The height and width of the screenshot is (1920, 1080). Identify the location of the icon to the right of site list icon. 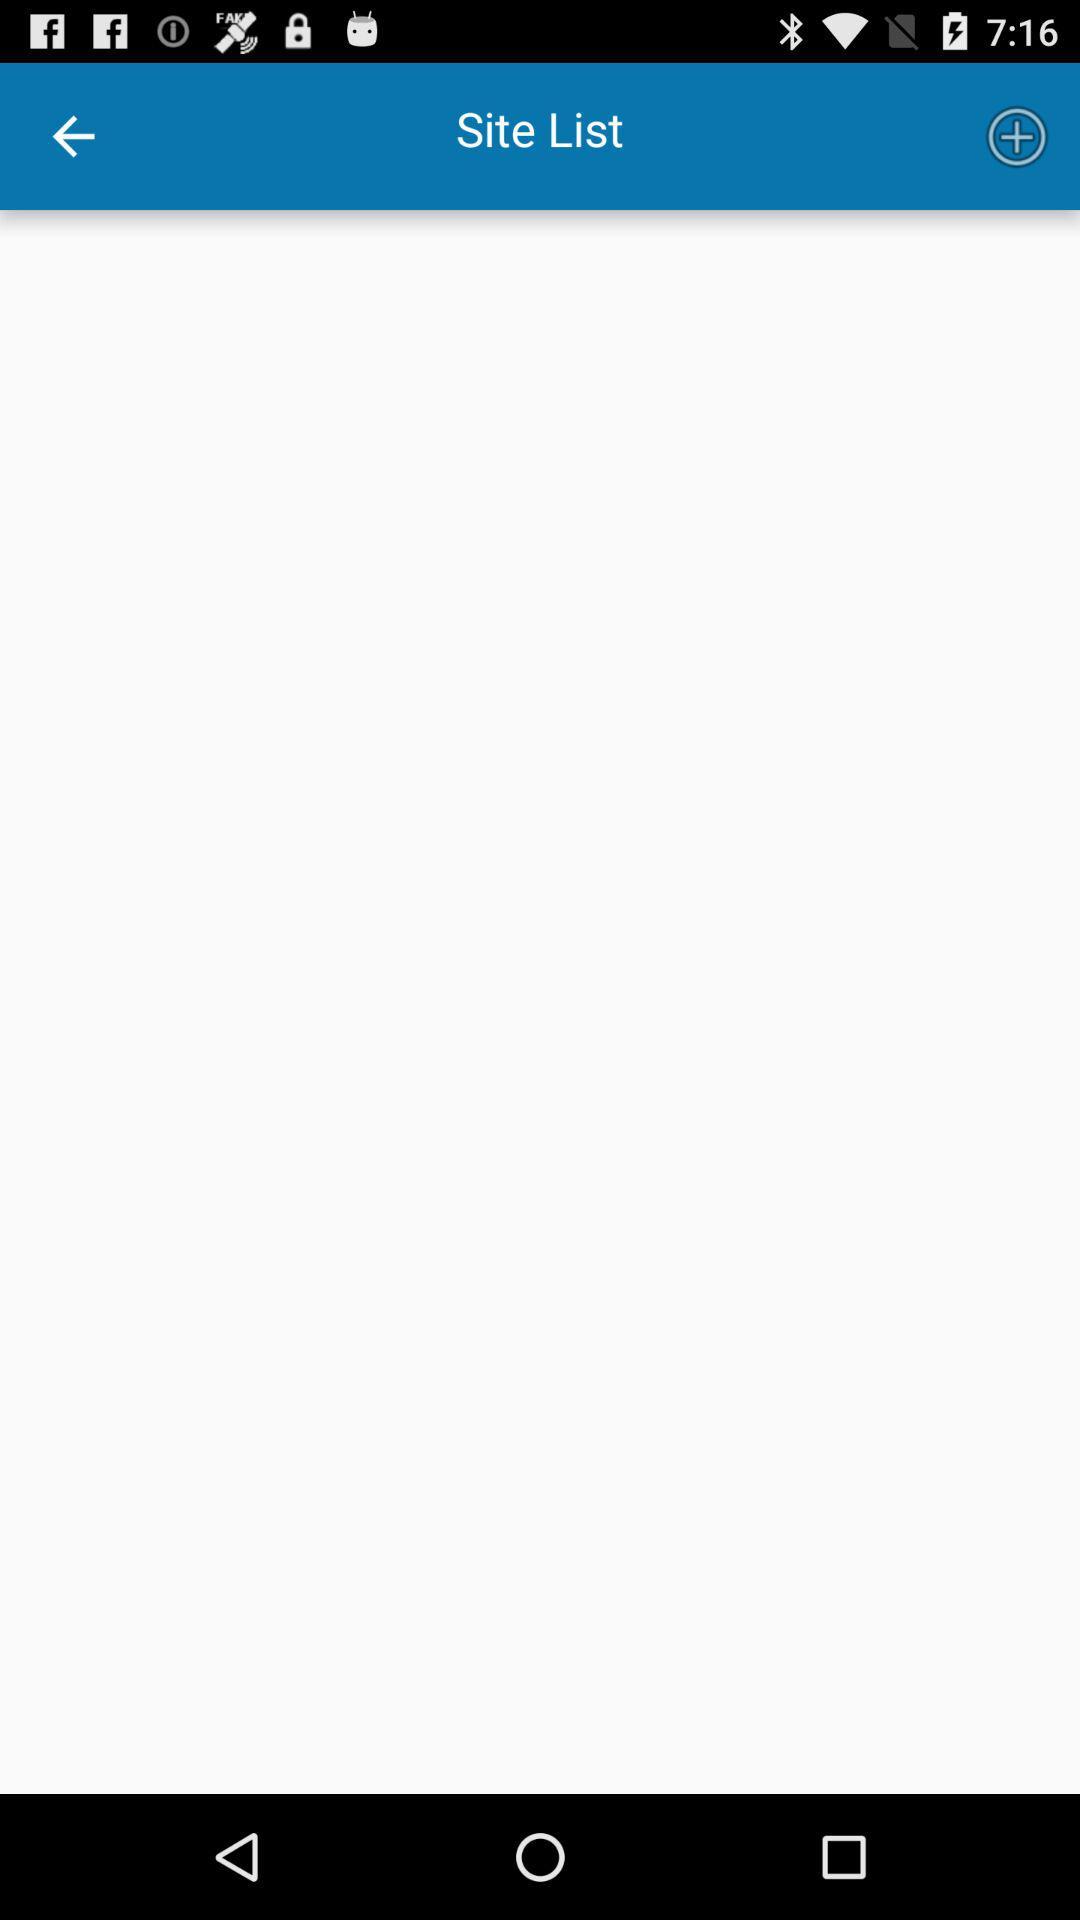
(1017, 135).